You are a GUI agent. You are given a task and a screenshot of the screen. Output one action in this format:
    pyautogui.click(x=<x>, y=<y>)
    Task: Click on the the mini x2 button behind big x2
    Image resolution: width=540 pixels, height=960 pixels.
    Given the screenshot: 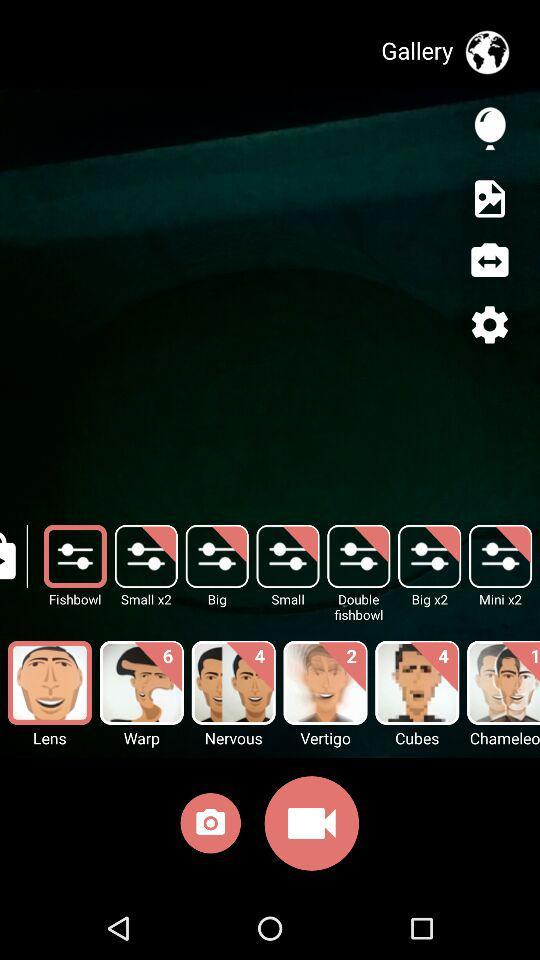 What is the action you would take?
    pyautogui.click(x=499, y=556)
    